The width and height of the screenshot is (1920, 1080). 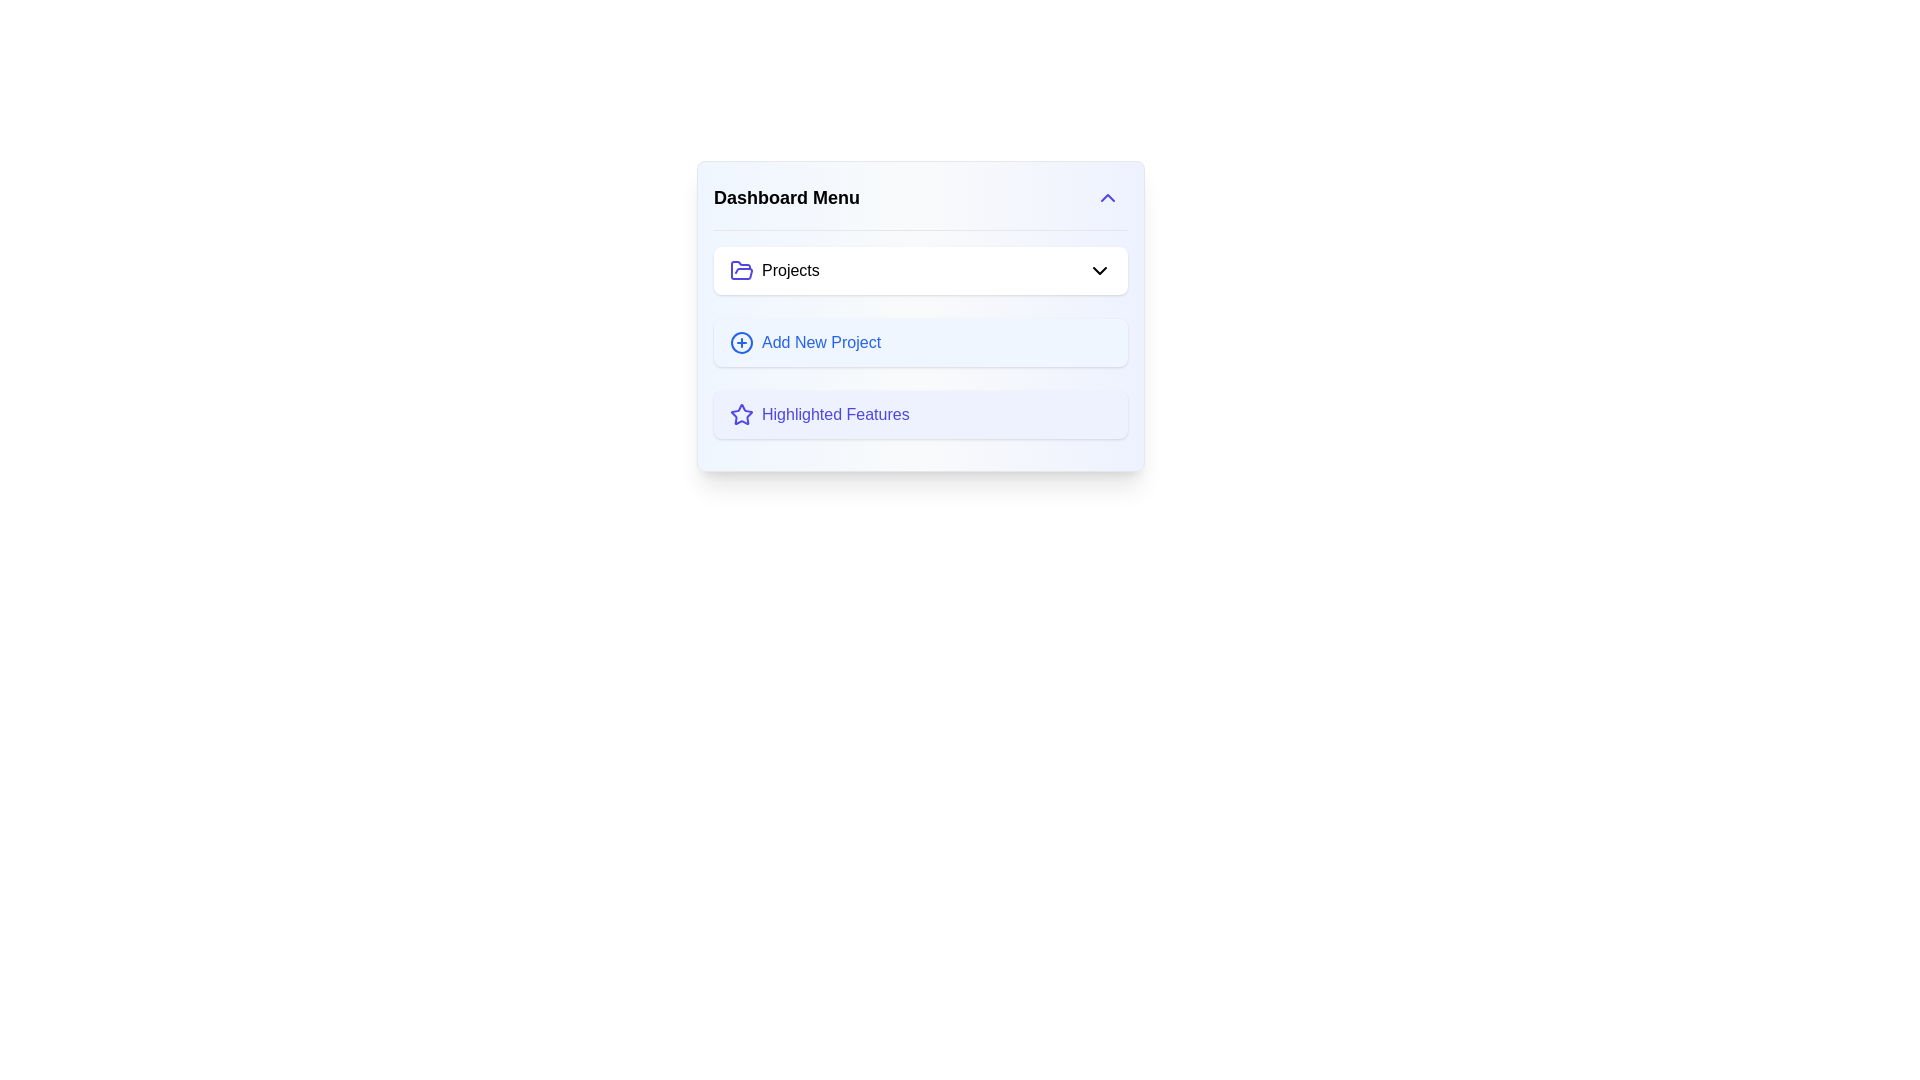 What do you see at coordinates (920, 270) in the screenshot?
I see `the first item in the 'Dashboard Menu' section` at bounding box center [920, 270].